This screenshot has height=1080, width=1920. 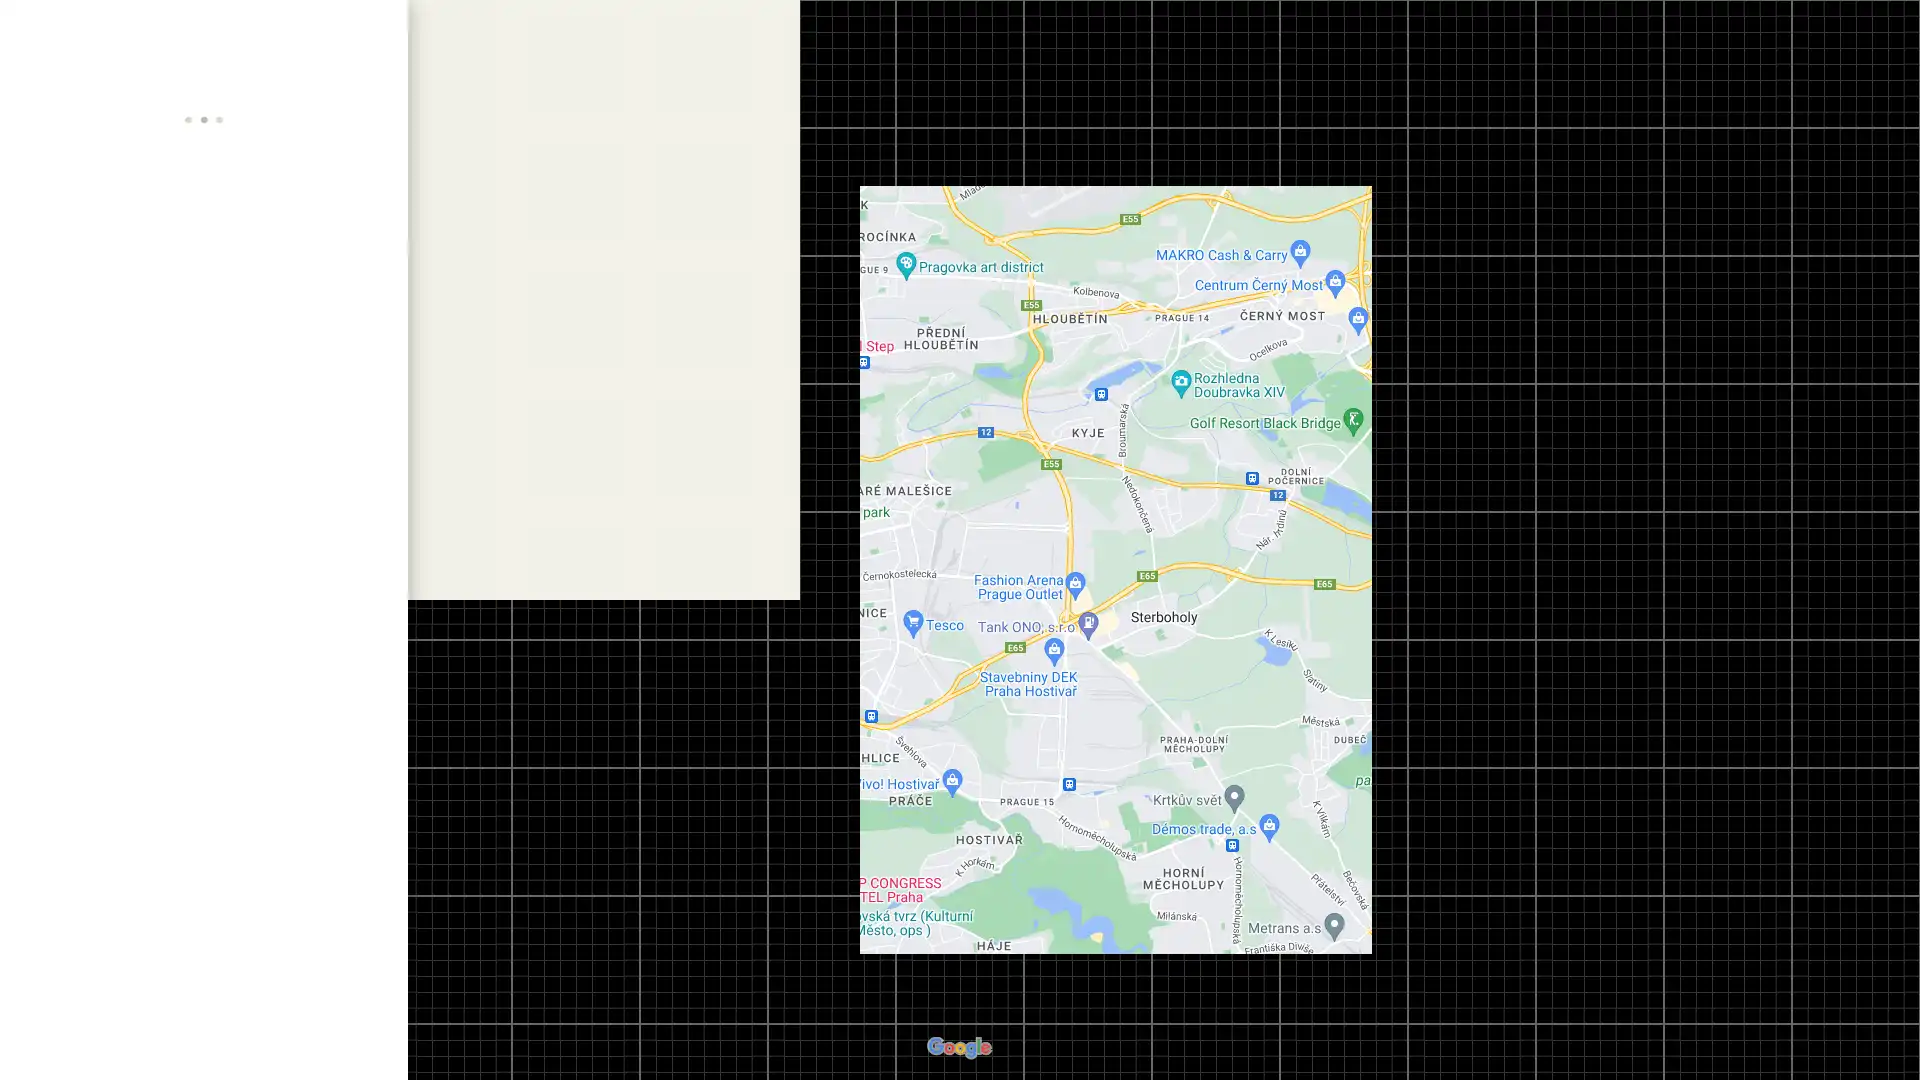 I want to click on Copy website, so click(x=374, y=542).